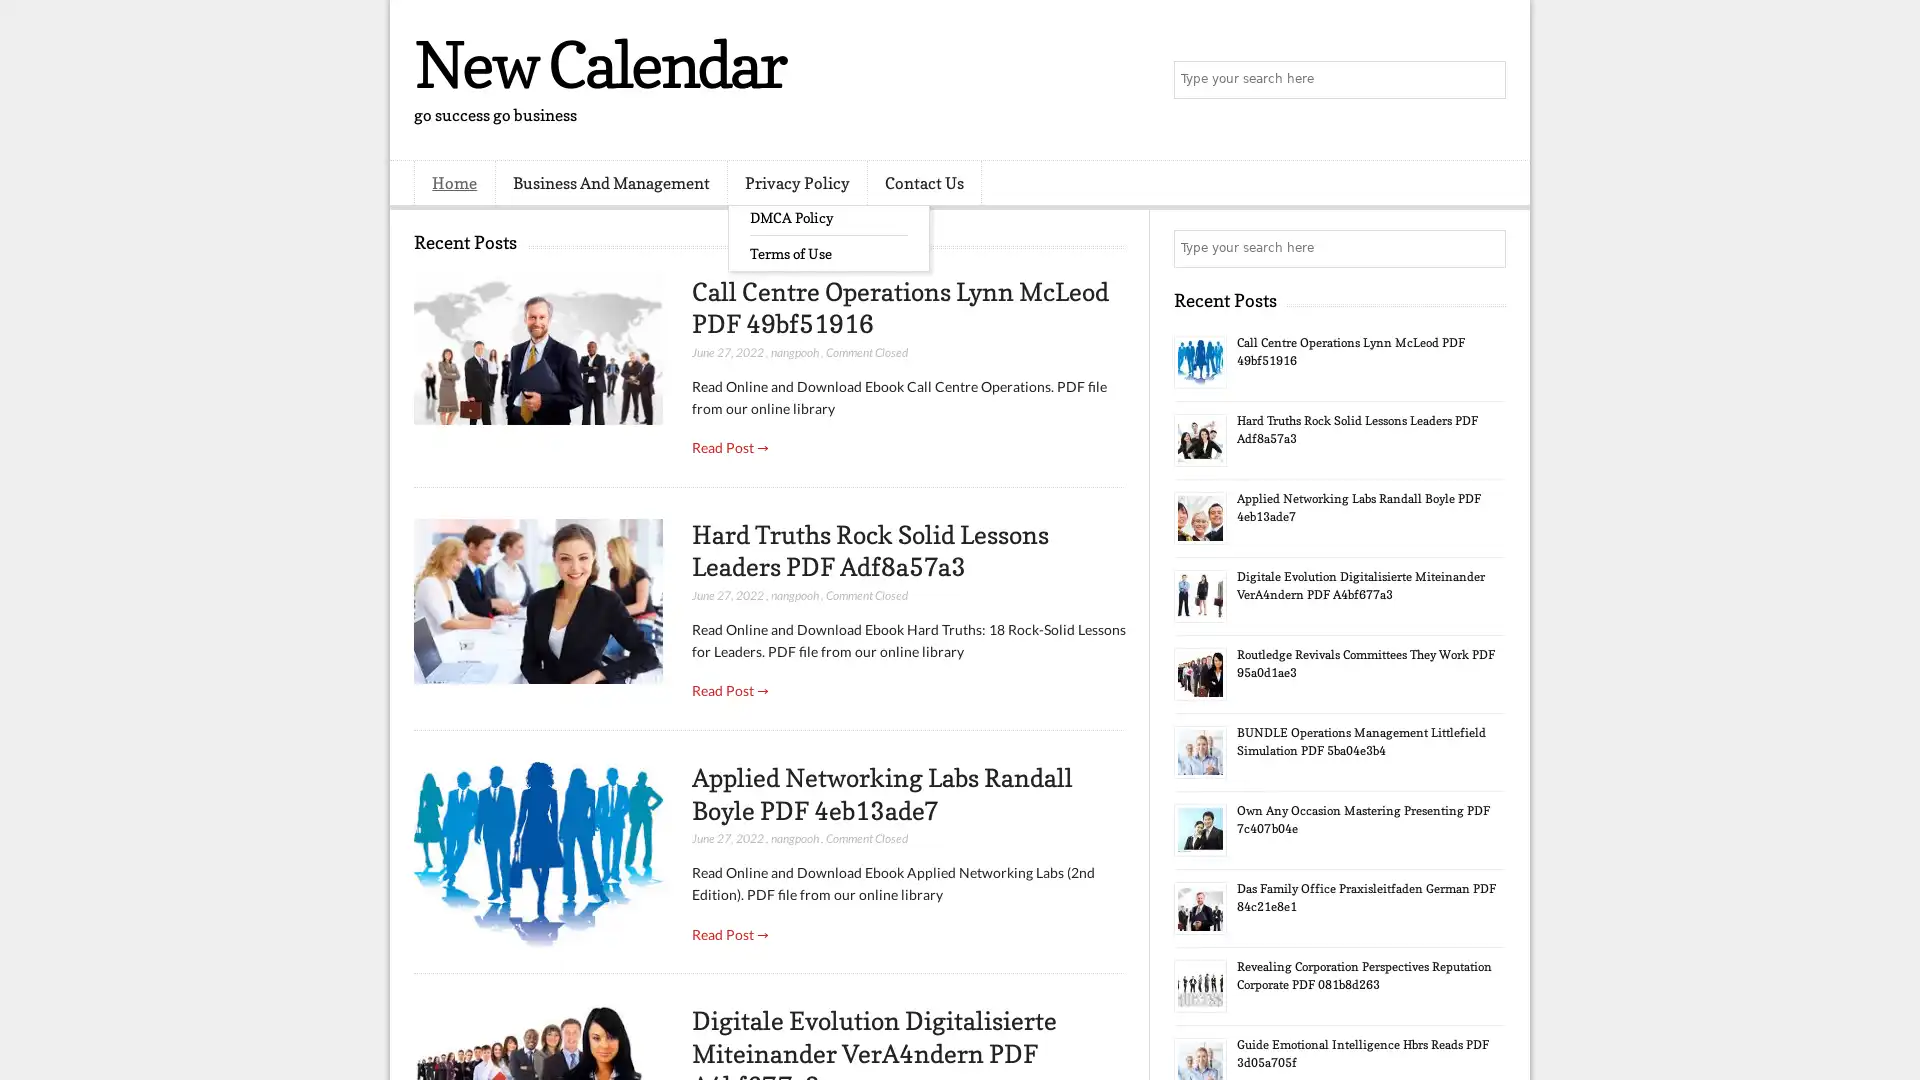 Image resolution: width=1920 pixels, height=1080 pixels. I want to click on Search, so click(1485, 248).